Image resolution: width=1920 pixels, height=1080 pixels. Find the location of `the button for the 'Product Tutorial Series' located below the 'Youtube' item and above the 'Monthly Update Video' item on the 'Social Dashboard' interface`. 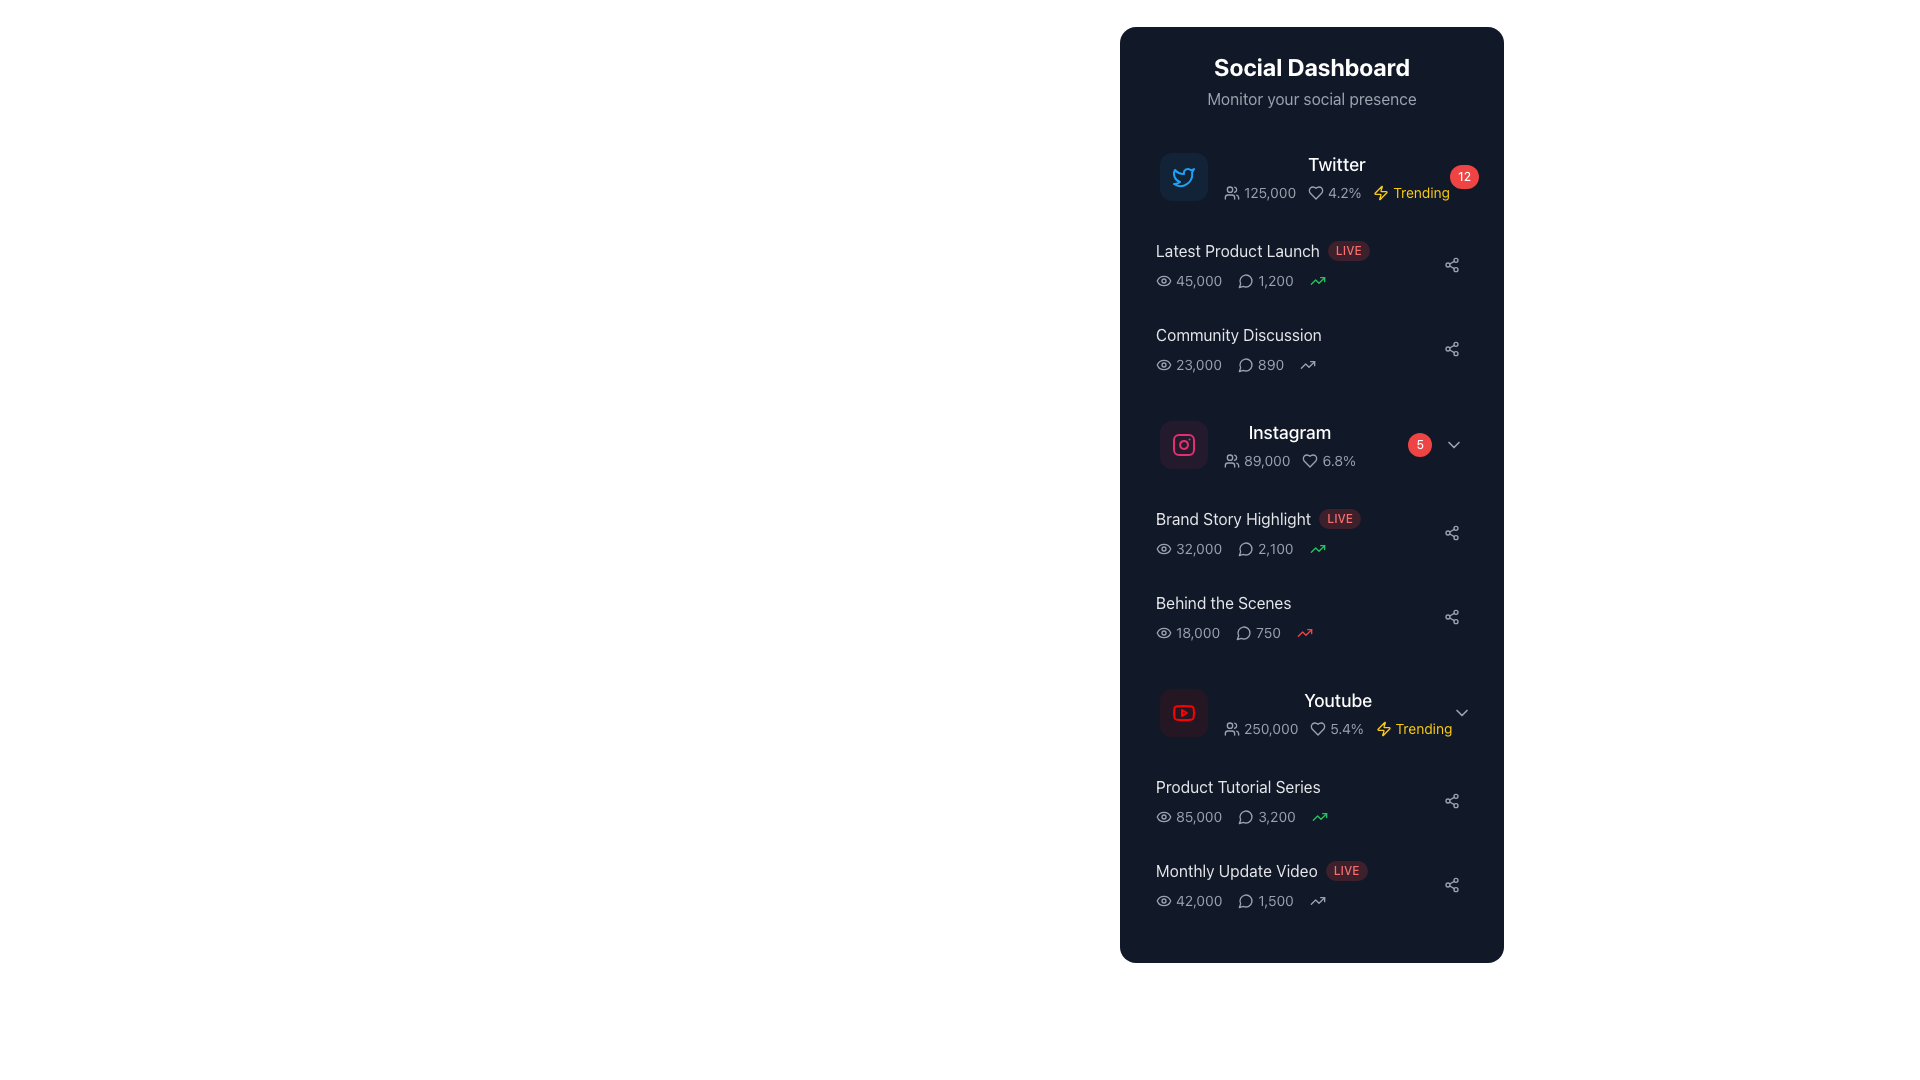

the button for the 'Product Tutorial Series' located below the 'Youtube' item and above the 'Monthly Update Video' item on the 'Social Dashboard' interface is located at coordinates (1311, 800).